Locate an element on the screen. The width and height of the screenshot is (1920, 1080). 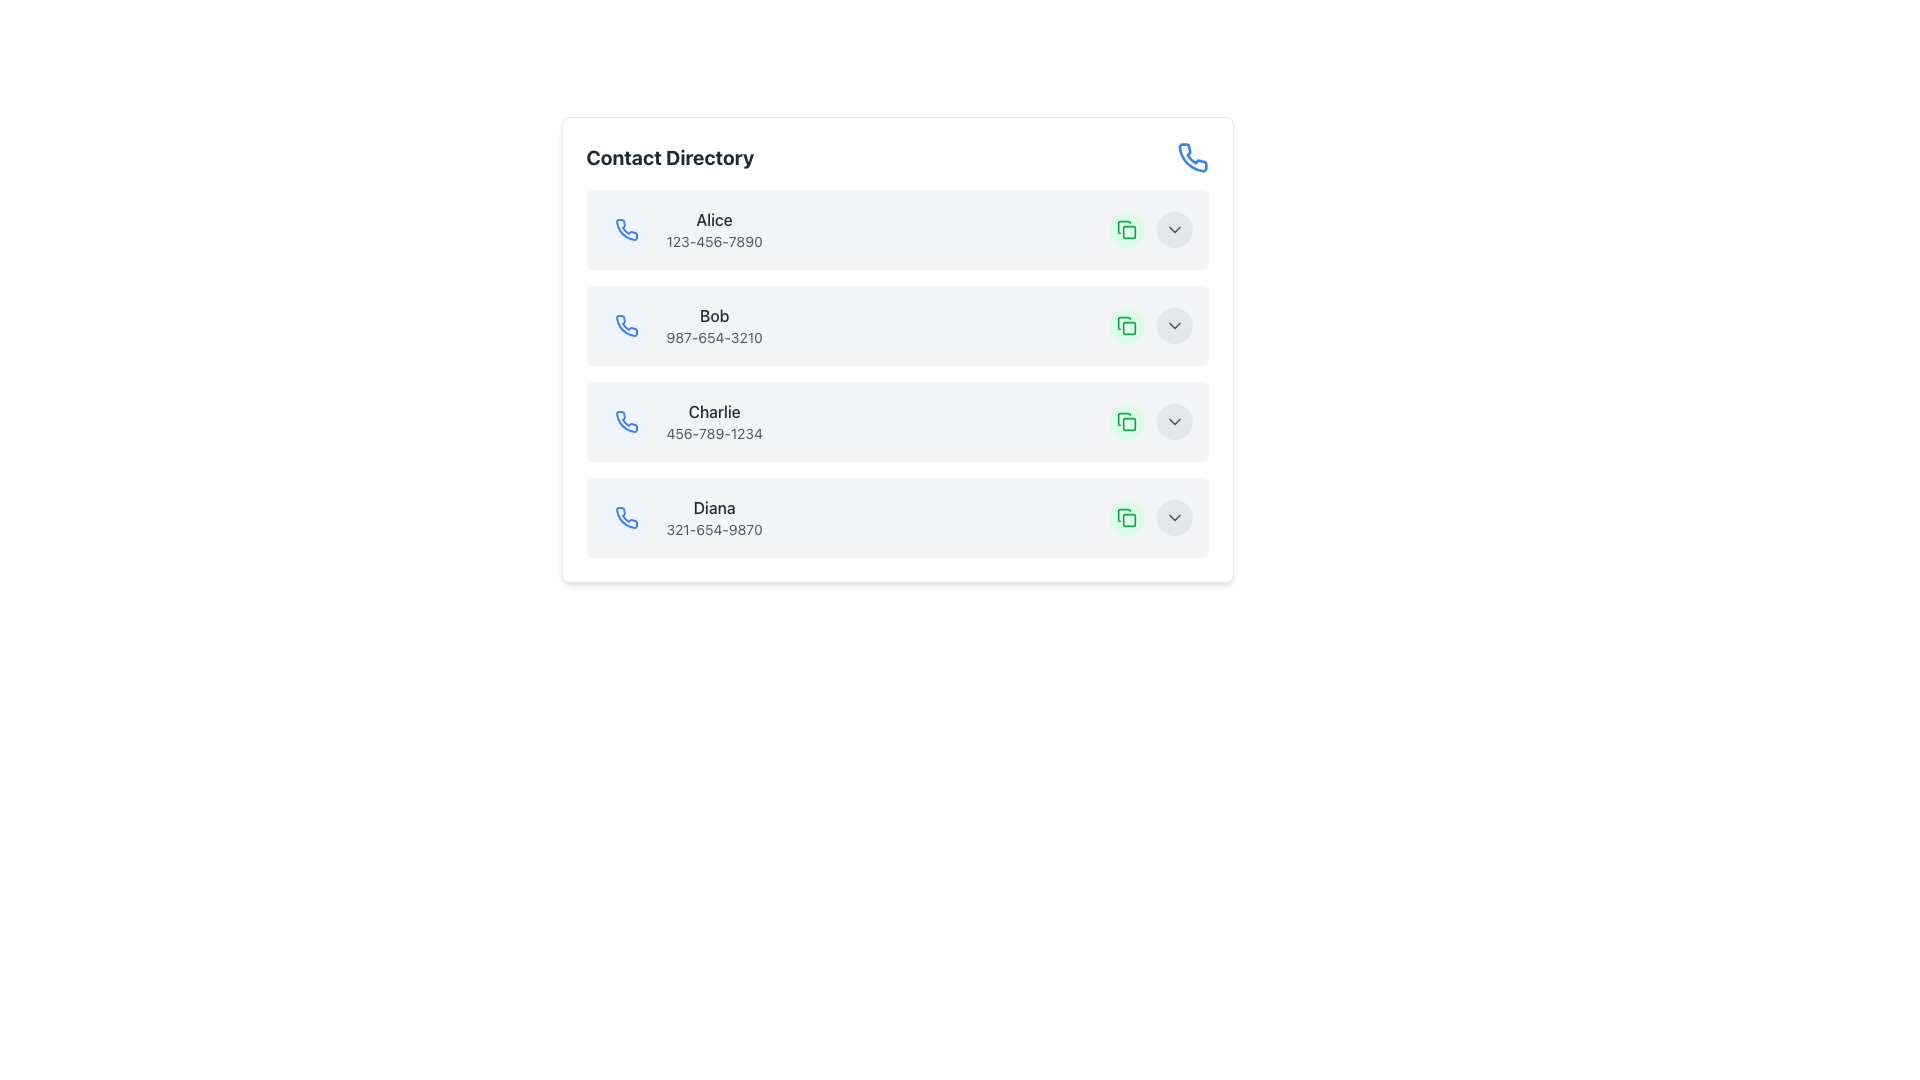
the text label displaying the name 'Alice' in bold font, part of the contact entry at the top of the contact list interface is located at coordinates (714, 219).